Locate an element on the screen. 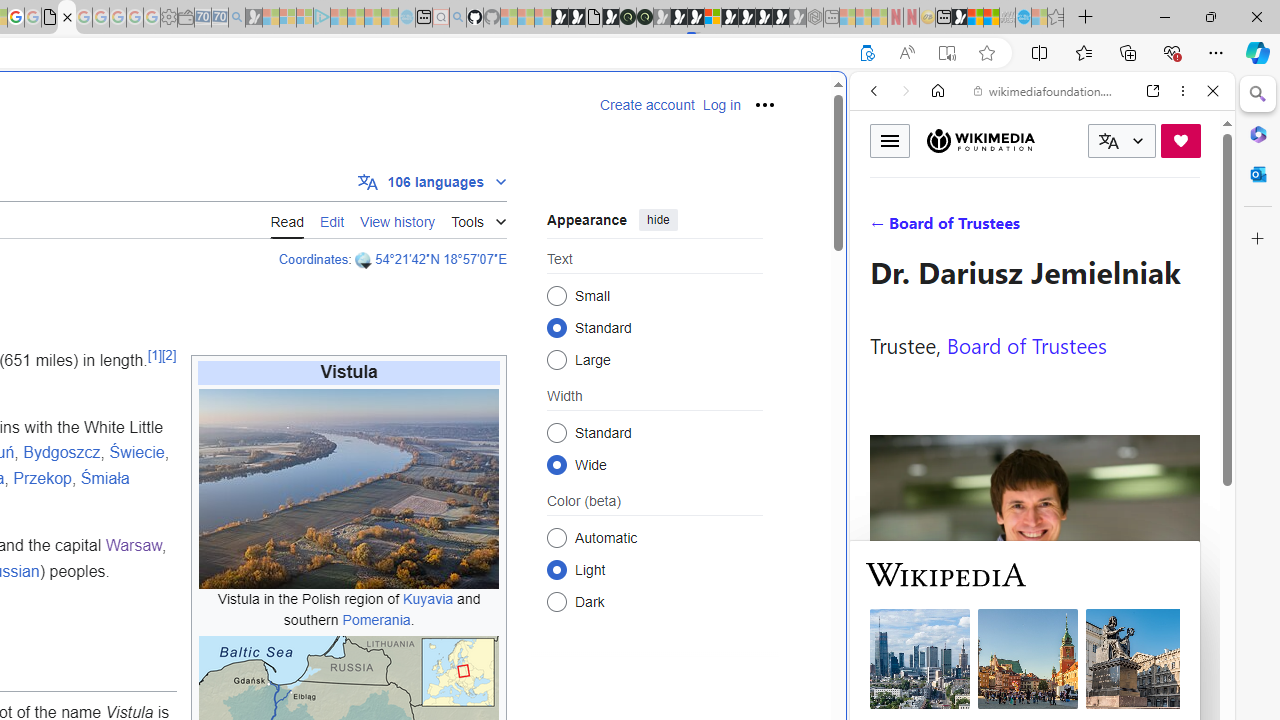  'MSN' is located at coordinates (958, 17).